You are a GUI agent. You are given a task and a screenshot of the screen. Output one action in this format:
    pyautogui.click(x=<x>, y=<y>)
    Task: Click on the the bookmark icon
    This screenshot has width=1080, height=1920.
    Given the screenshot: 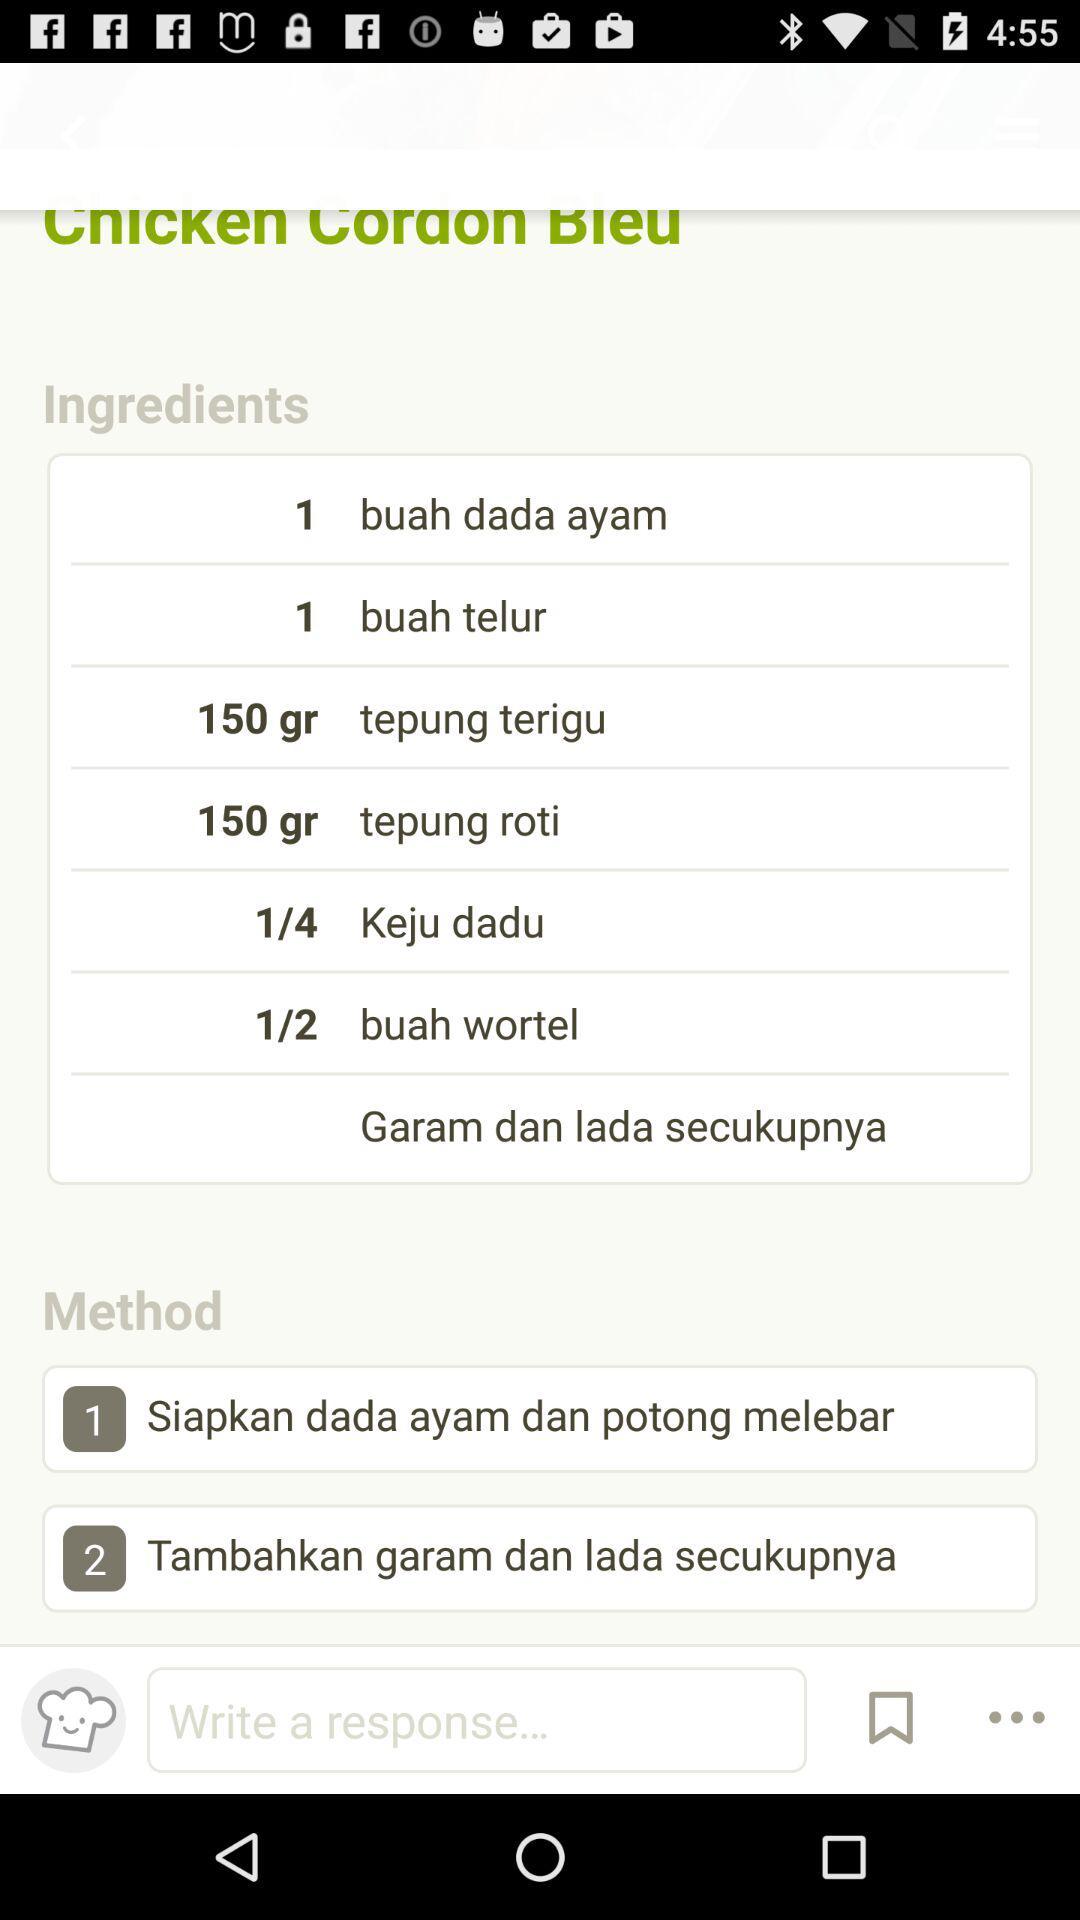 What is the action you would take?
    pyautogui.click(x=890, y=1840)
    